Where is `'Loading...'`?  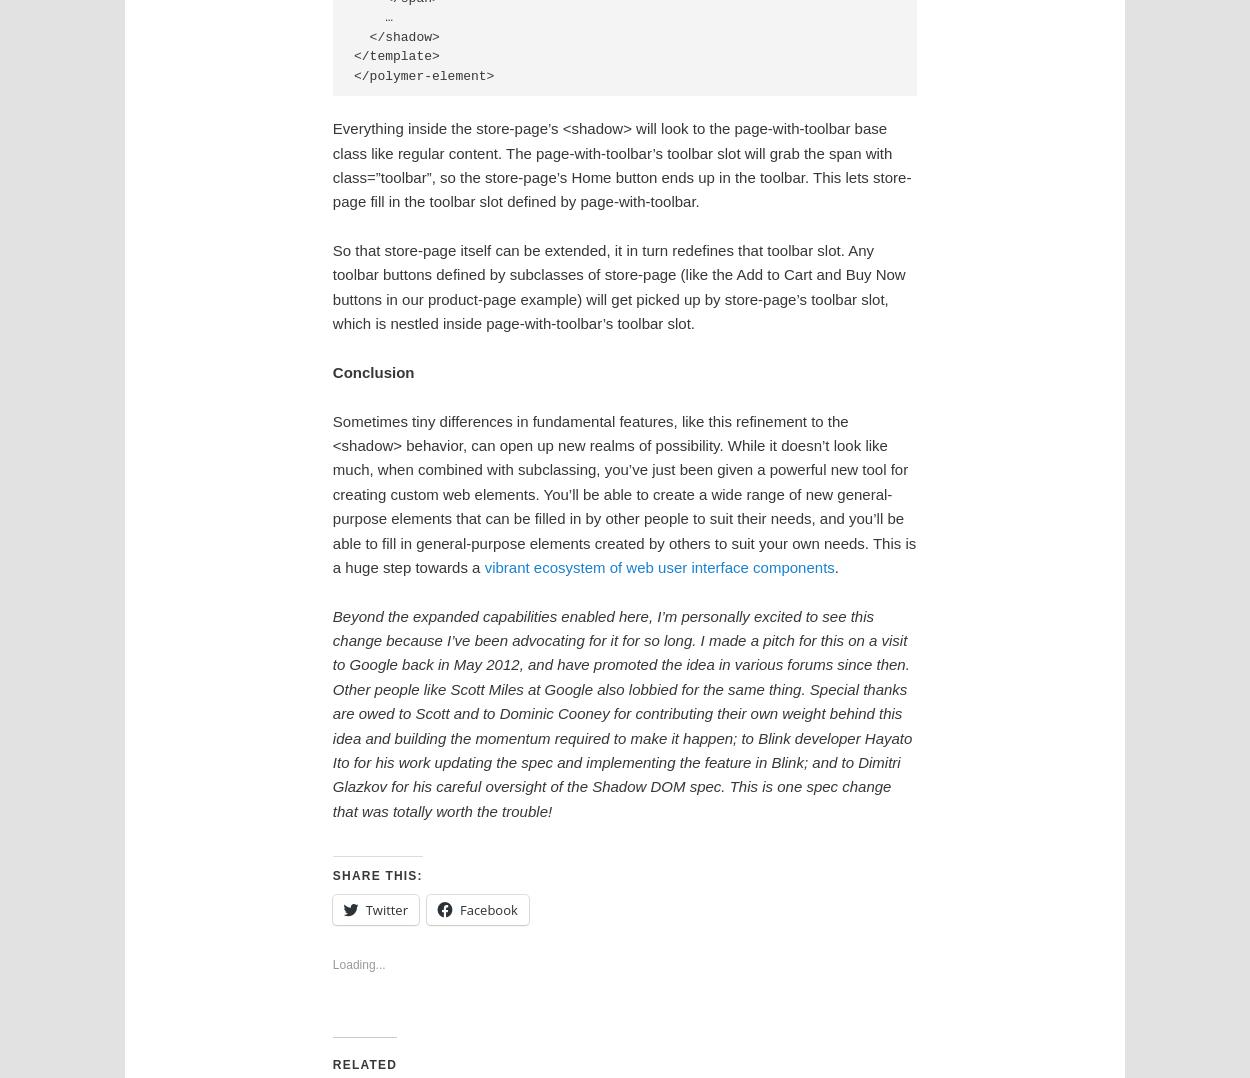 'Loading...' is located at coordinates (357, 965).